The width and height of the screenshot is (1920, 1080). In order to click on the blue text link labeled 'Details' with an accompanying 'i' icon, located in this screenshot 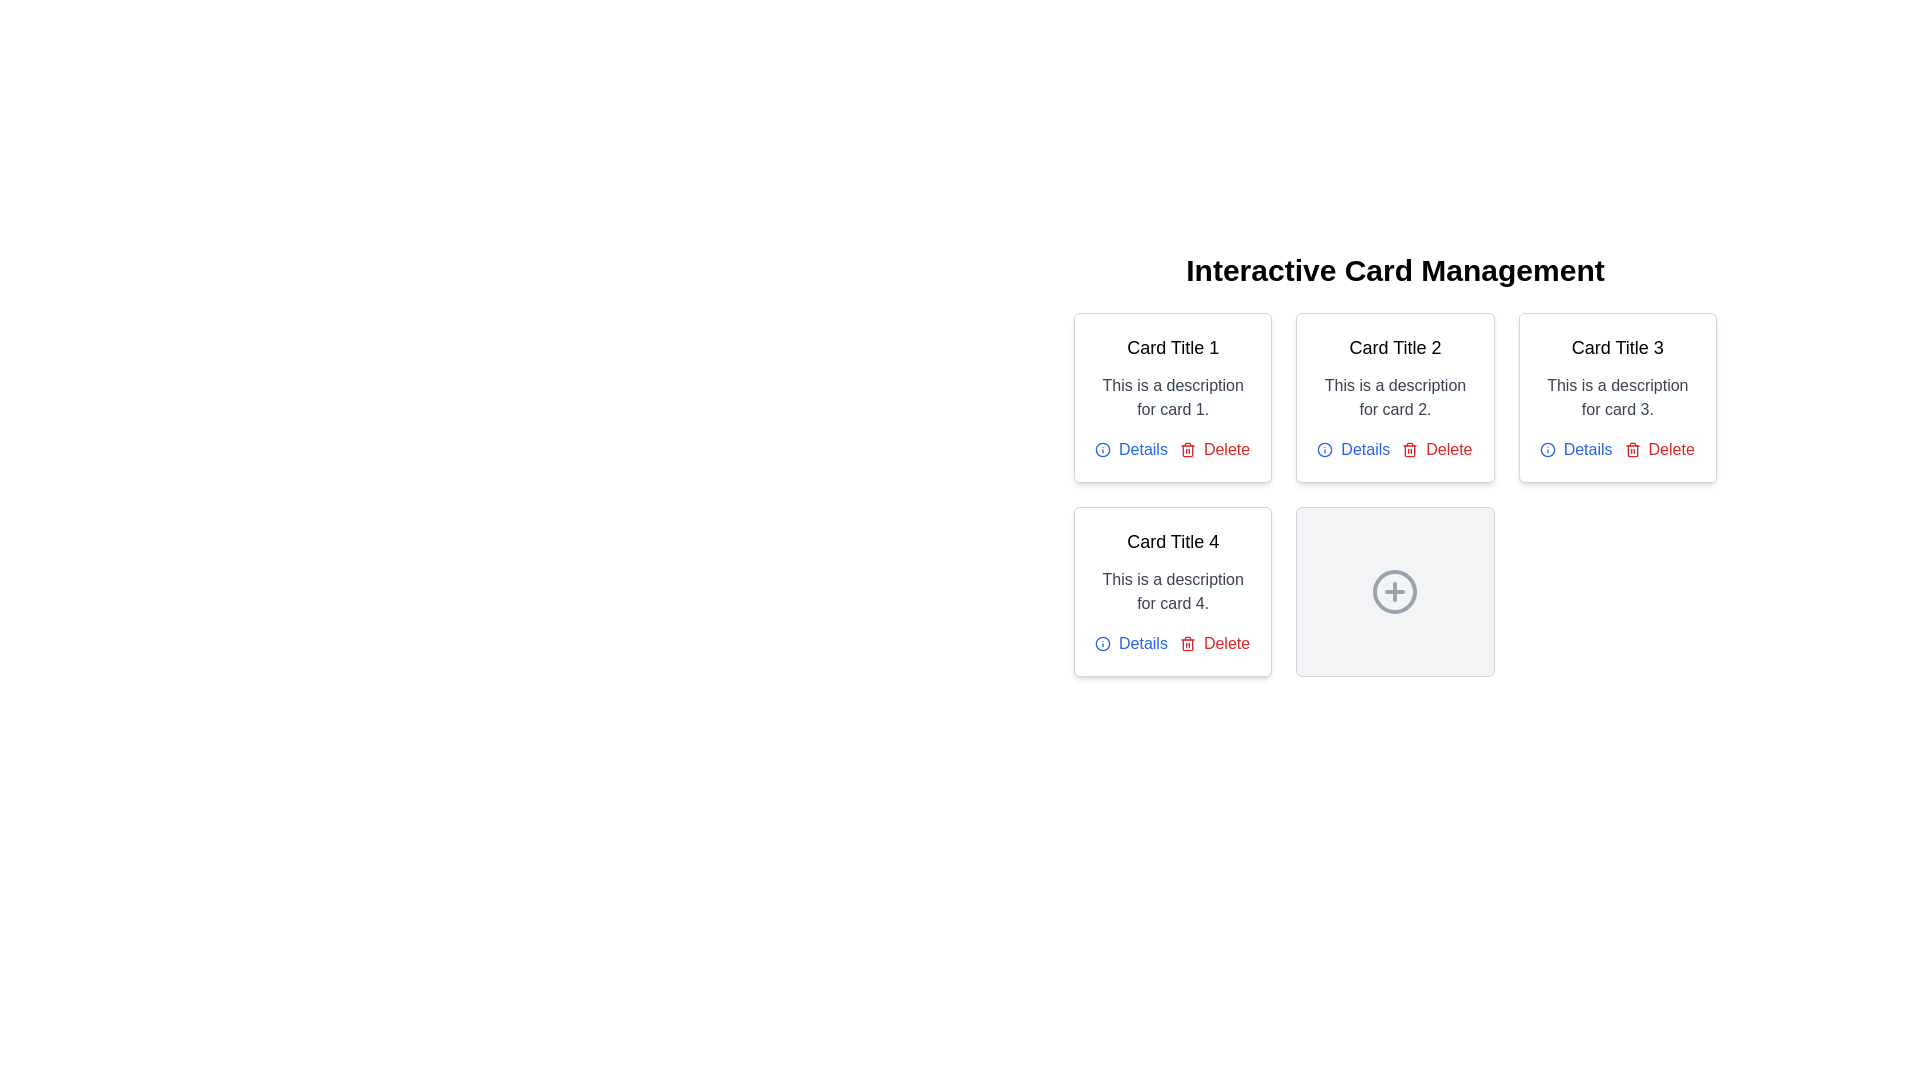, I will do `click(1131, 450)`.